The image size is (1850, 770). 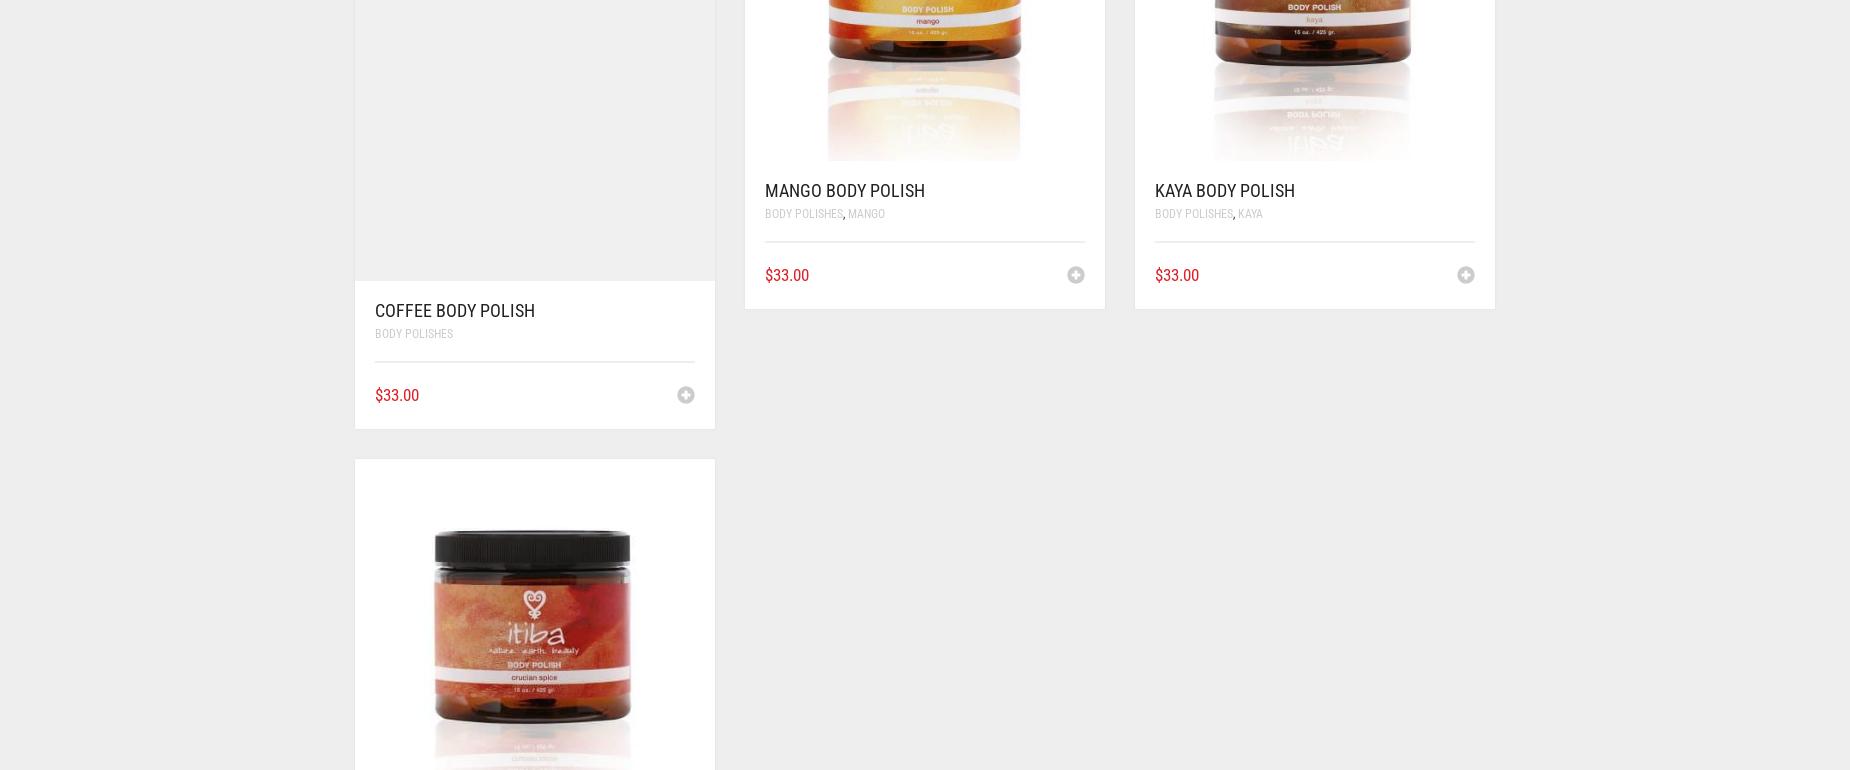 What do you see at coordinates (845, 190) in the screenshot?
I see `'Mango Body Polish'` at bounding box center [845, 190].